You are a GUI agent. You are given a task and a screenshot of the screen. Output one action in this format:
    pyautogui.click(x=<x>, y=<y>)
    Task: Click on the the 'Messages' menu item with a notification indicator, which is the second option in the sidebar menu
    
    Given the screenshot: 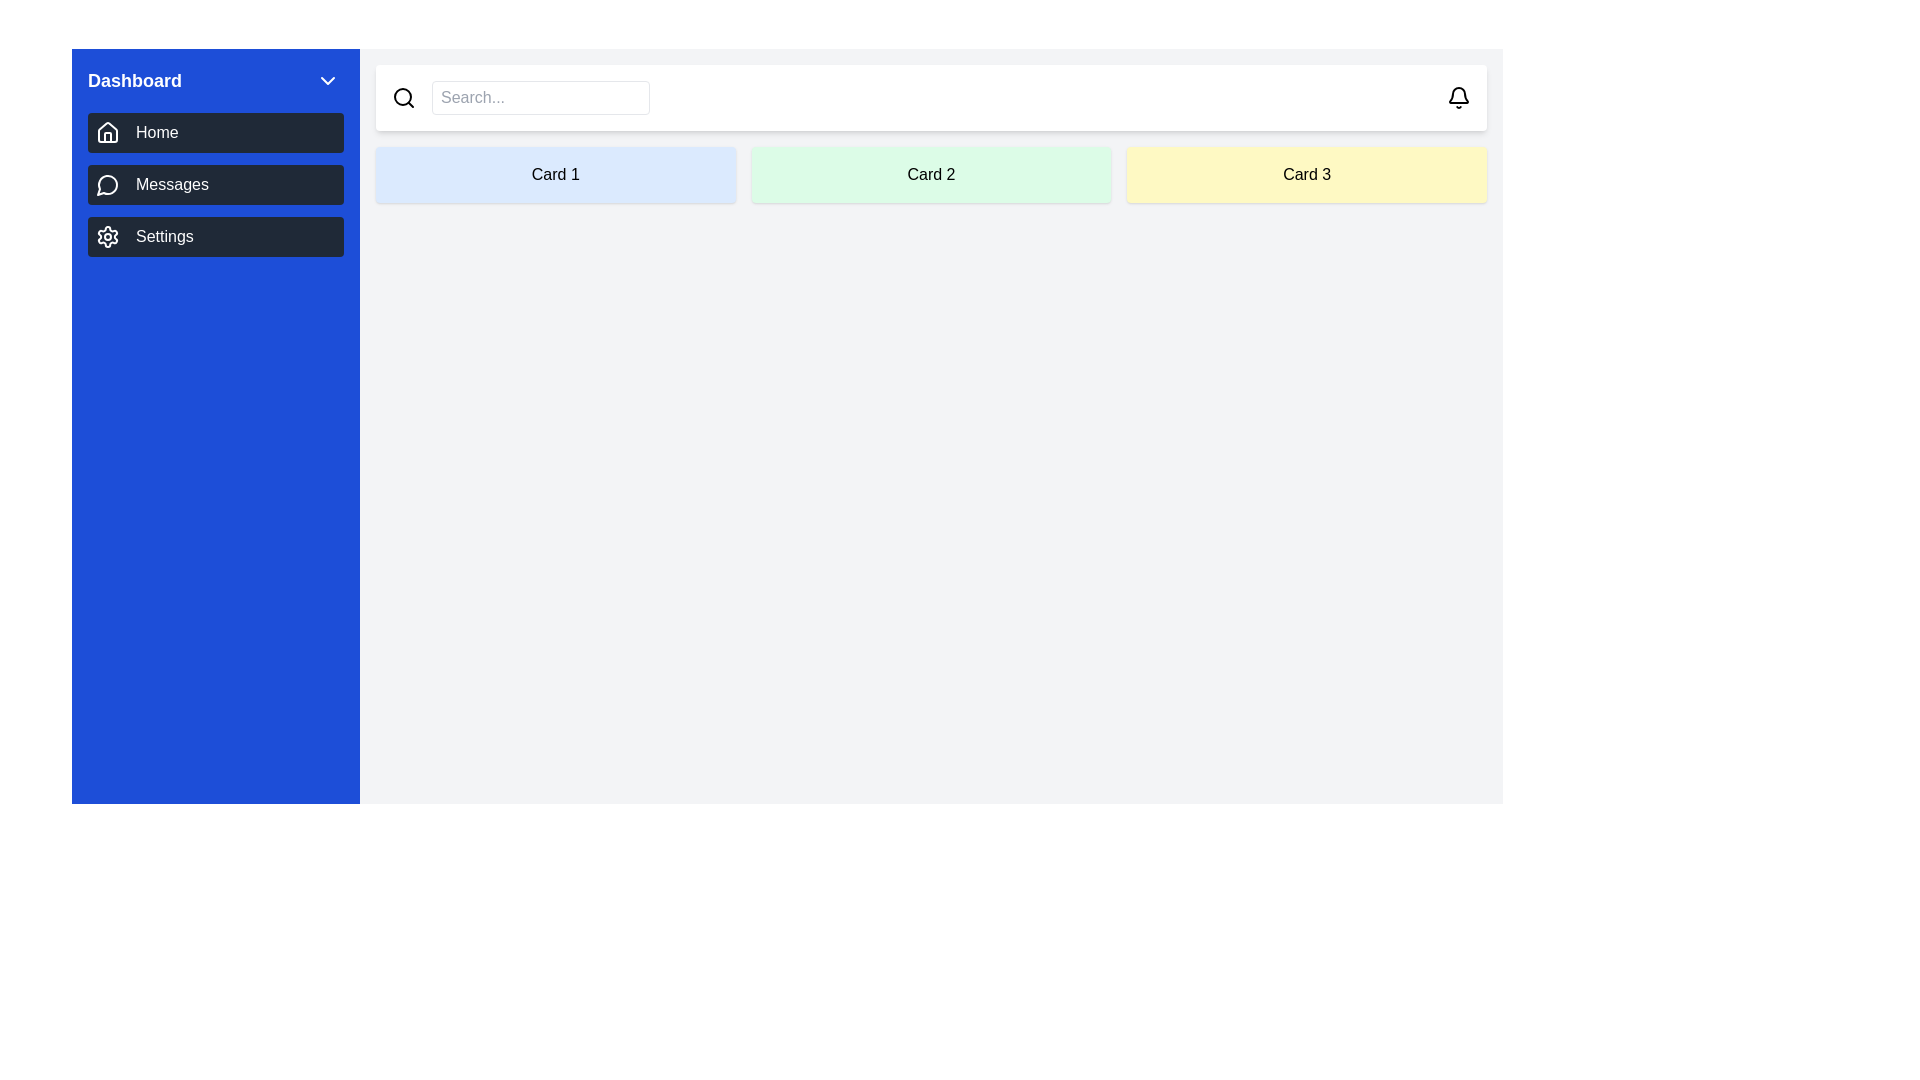 What is the action you would take?
    pyautogui.click(x=216, y=185)
    